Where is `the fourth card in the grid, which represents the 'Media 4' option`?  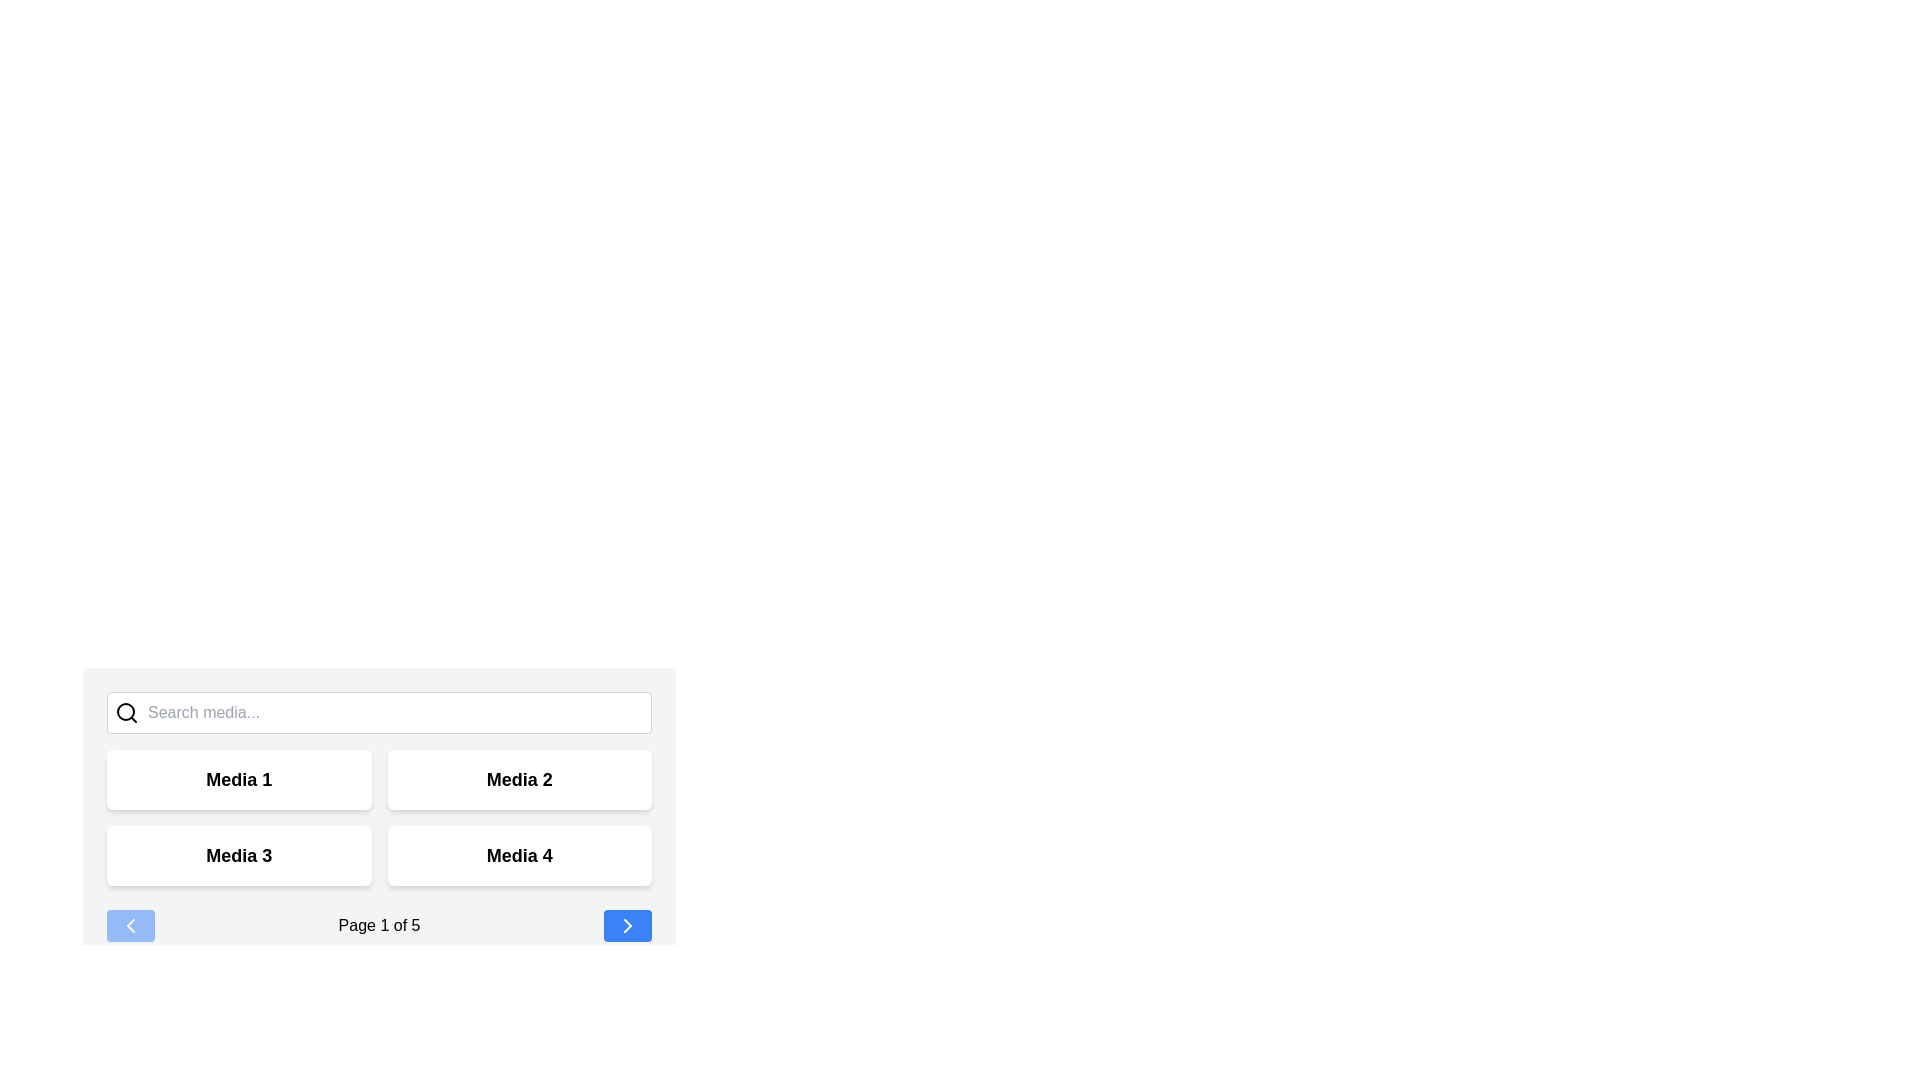 the fourth card in the grid, which represents the 'Media 4' option is located at coordinates (519, 855).